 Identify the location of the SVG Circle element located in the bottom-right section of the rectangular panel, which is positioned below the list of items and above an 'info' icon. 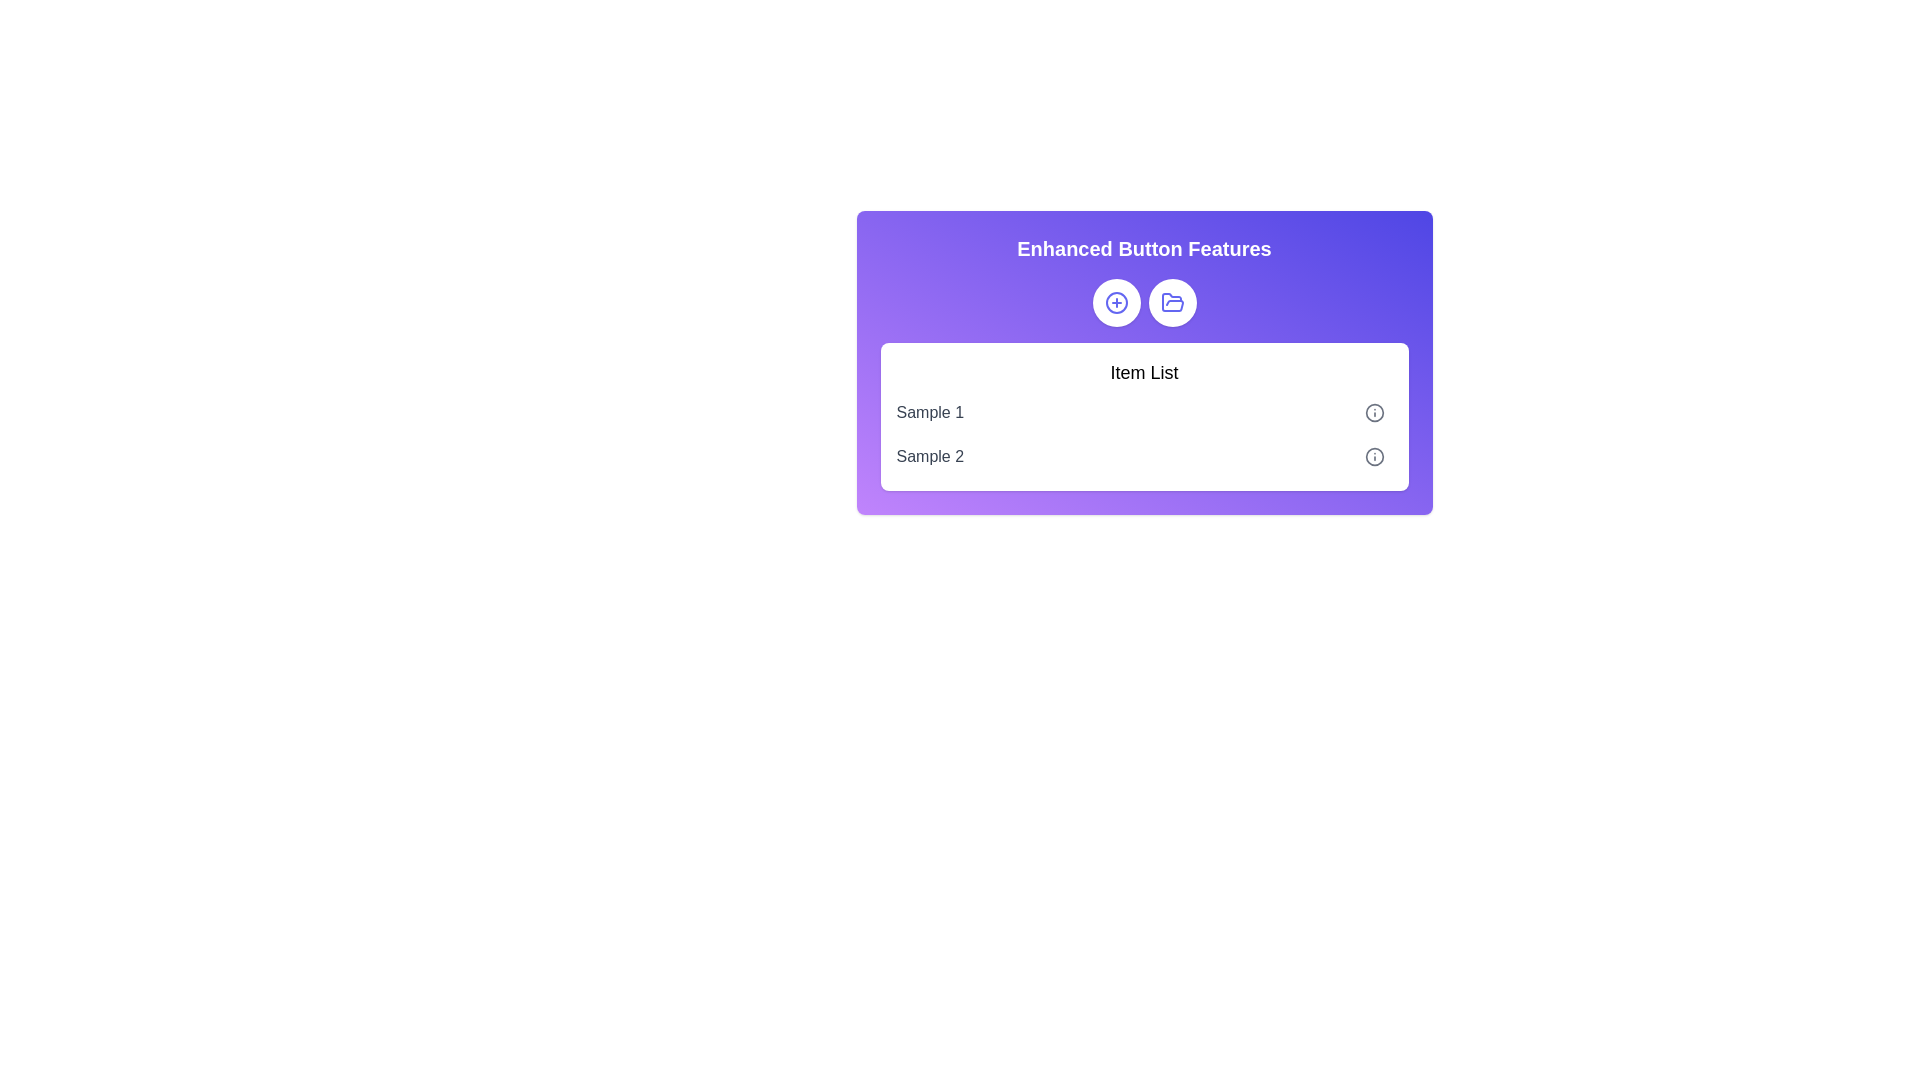
(1373, 411).